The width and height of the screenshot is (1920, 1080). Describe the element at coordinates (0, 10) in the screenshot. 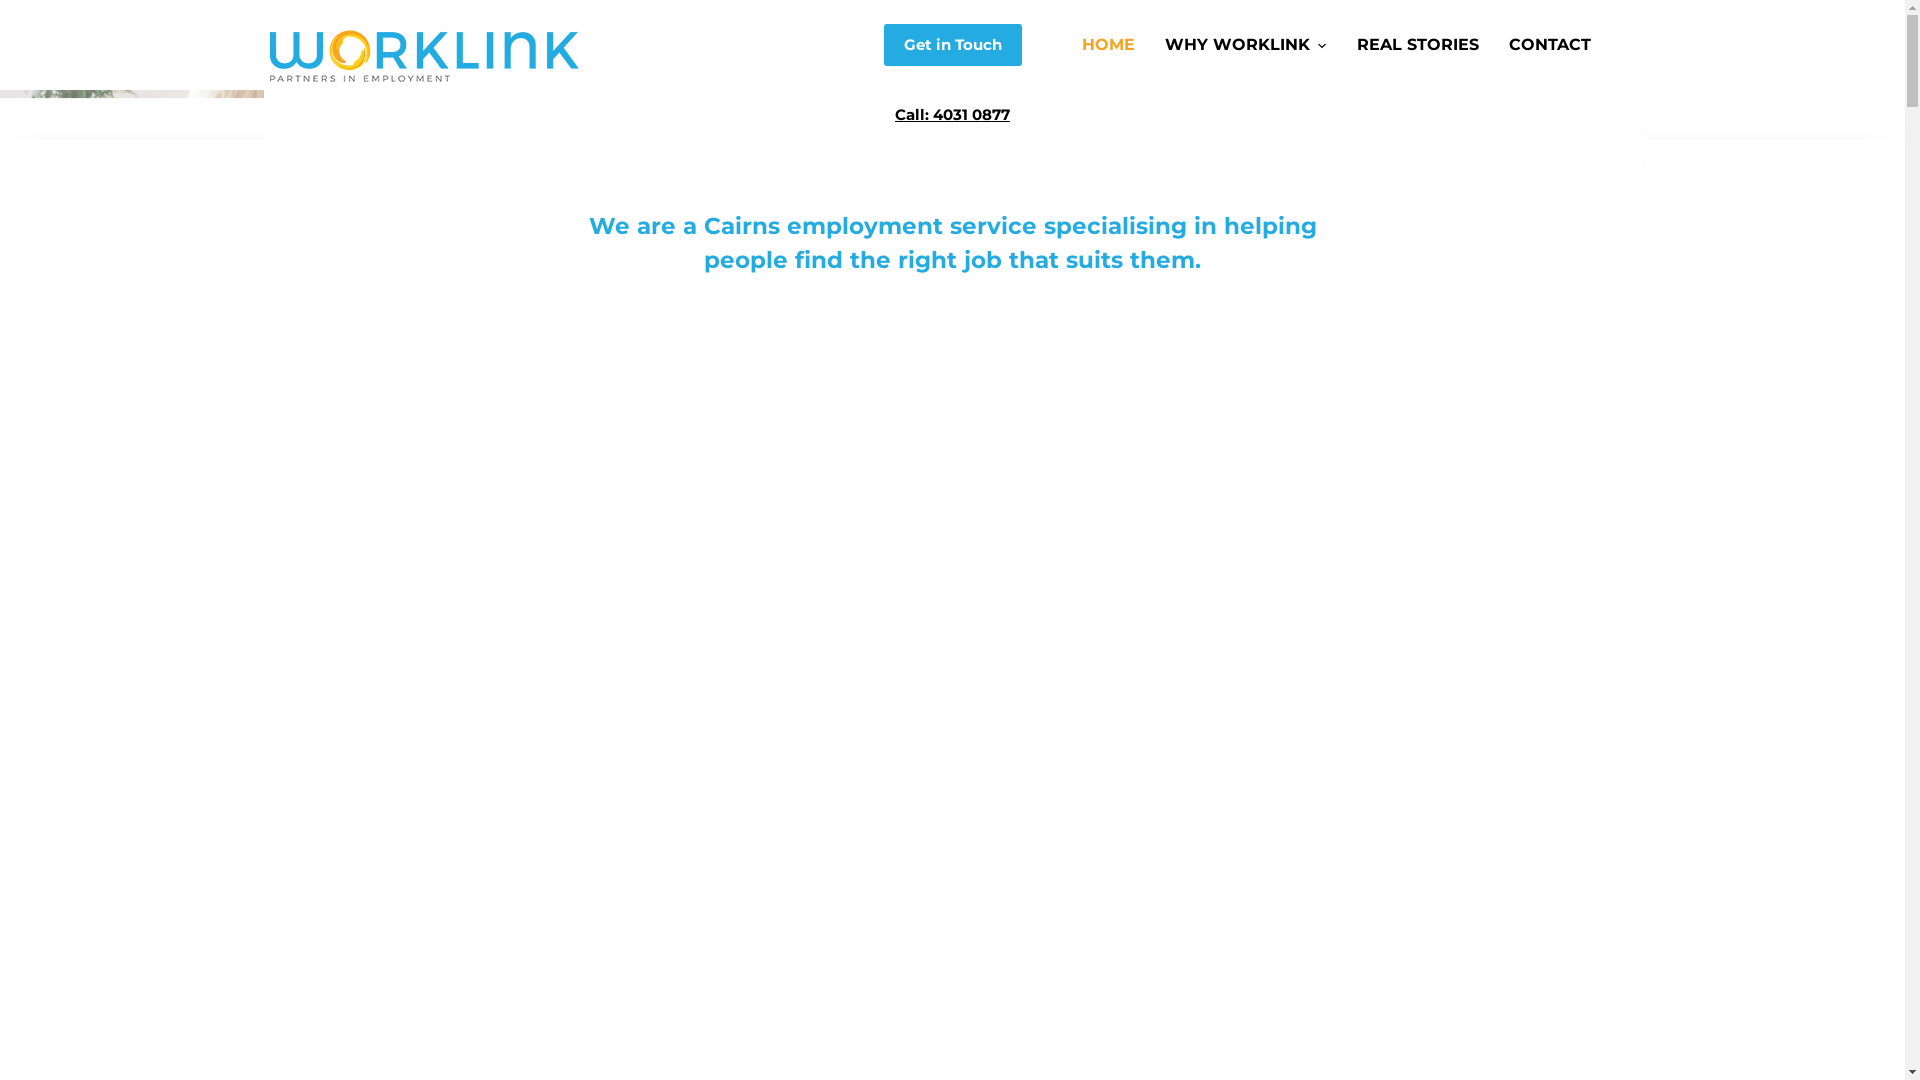

I see `'Skip to content'` at that location.